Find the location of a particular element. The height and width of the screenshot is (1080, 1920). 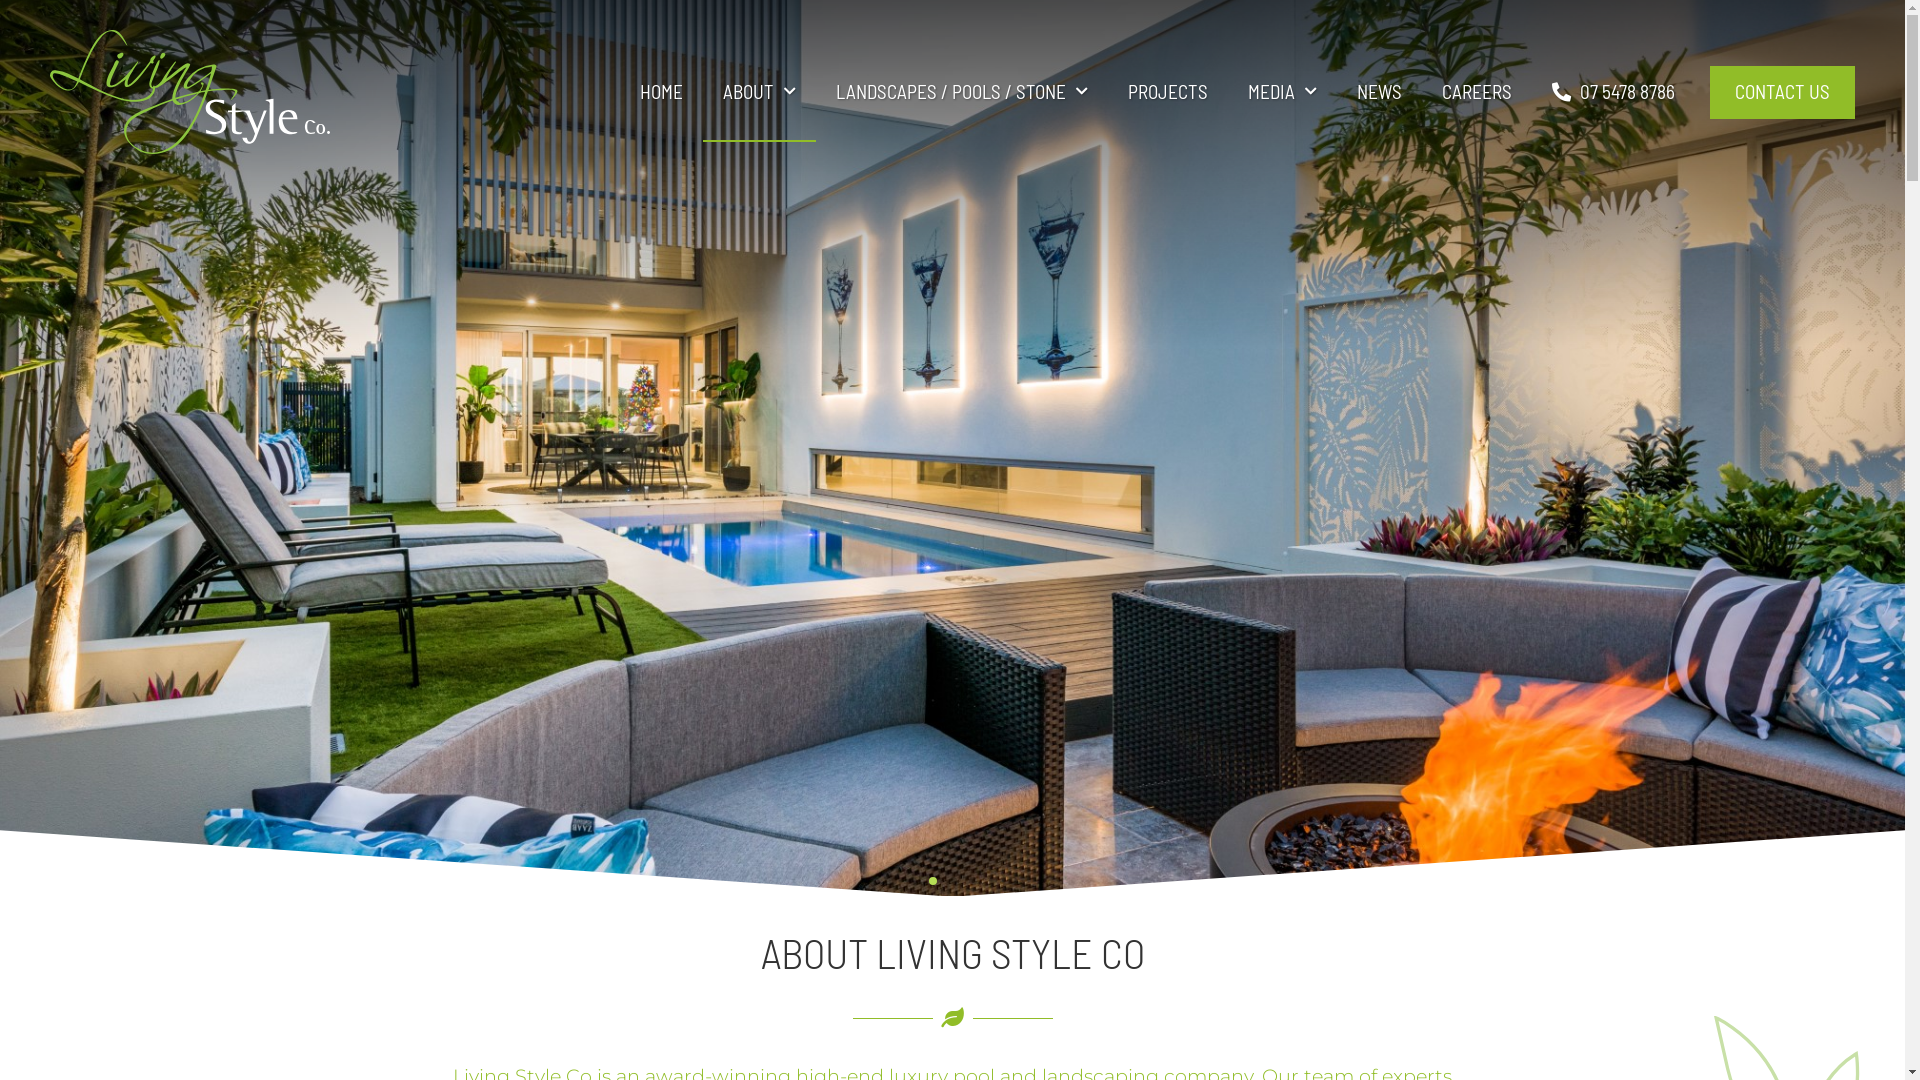

'CAREERS' is located at coordinates (1477, 92).